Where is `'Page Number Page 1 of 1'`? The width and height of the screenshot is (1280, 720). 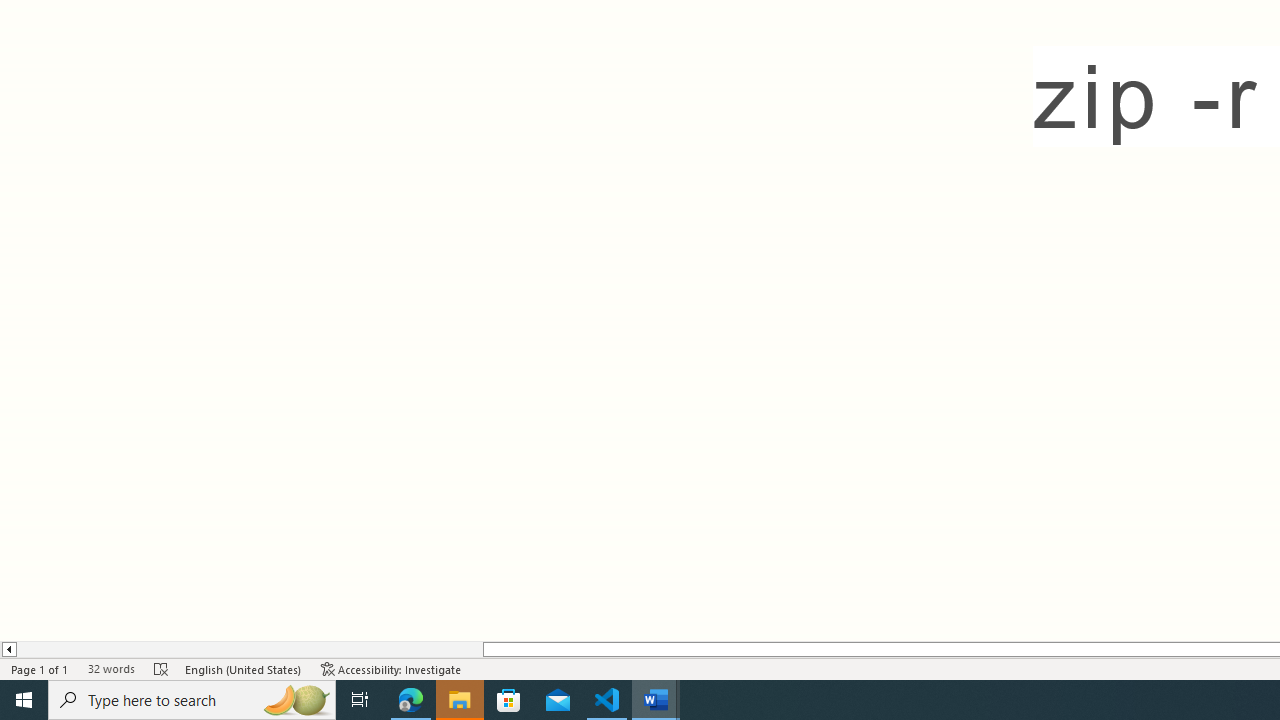
'Page Number Page 1 of 1' is located at coordinates (40, 669).